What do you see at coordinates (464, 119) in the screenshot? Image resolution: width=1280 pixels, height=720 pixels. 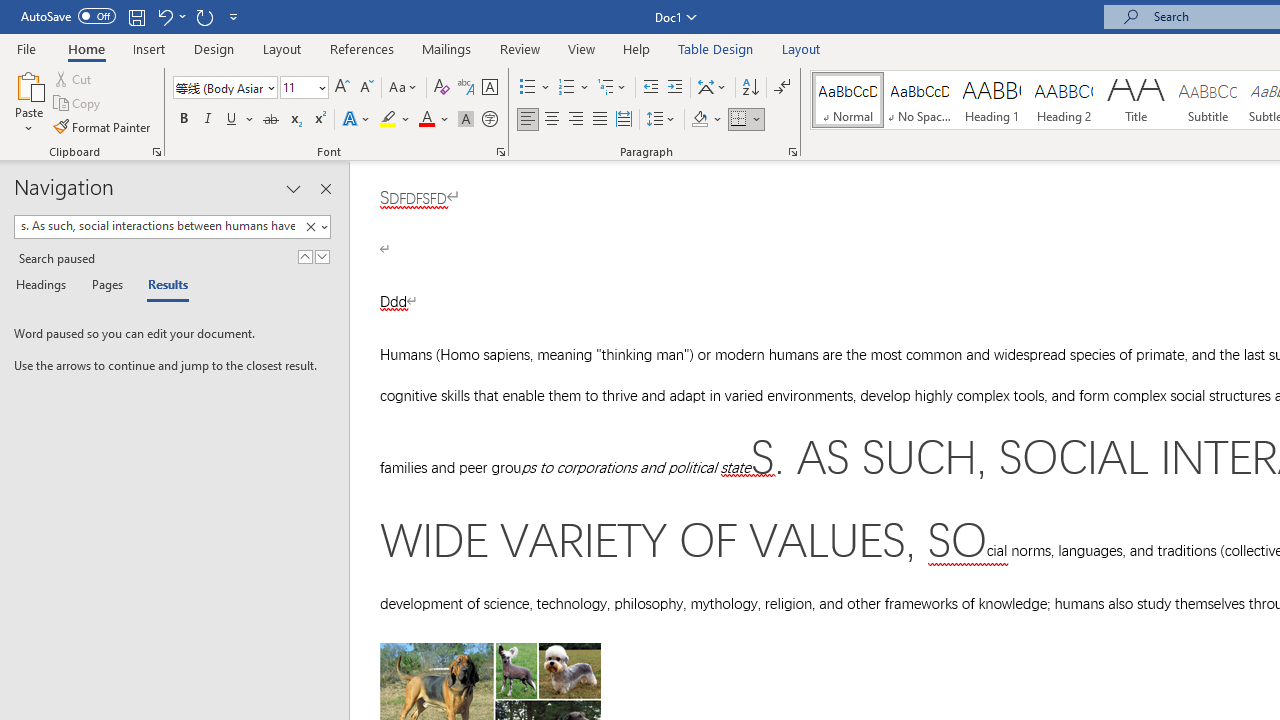 I see `'Character Shading'` at bounding box center [464, 119].